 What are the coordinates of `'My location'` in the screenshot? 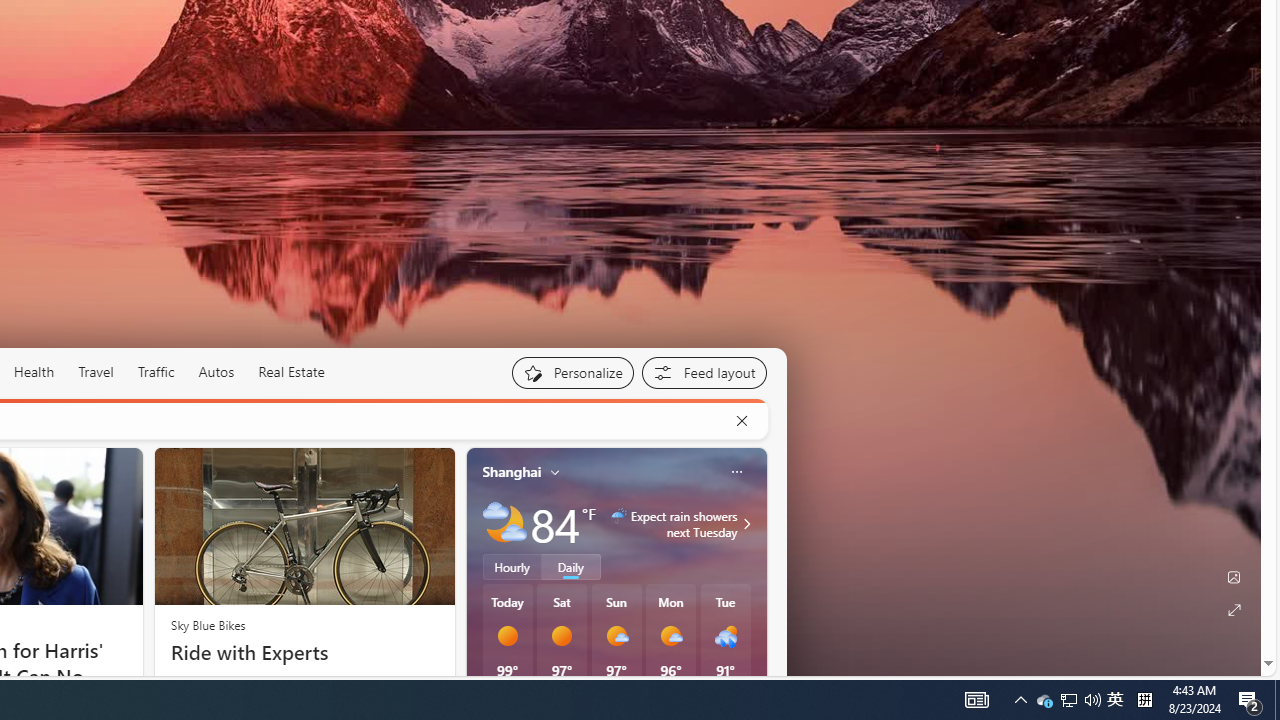 It's located at (555, 471).